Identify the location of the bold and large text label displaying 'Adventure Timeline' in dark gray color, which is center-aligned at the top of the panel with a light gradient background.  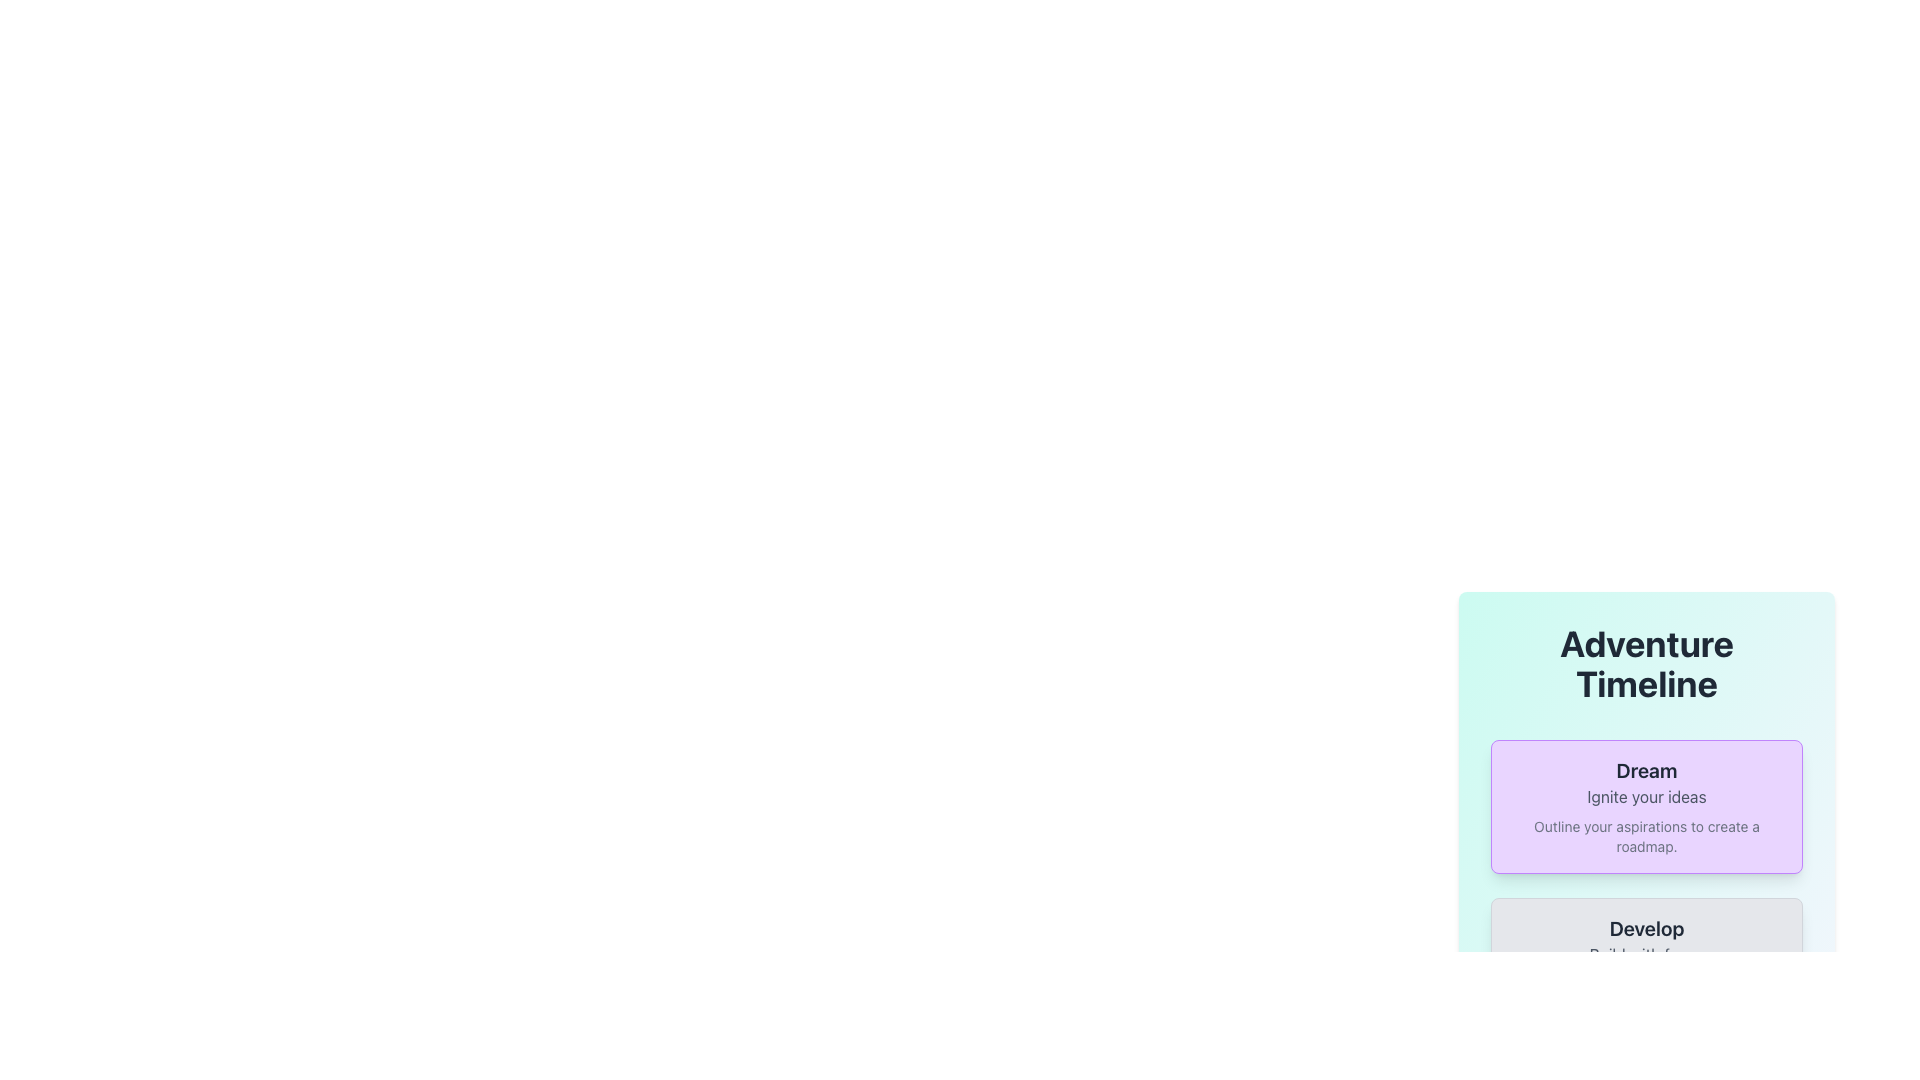
(1646, 663).